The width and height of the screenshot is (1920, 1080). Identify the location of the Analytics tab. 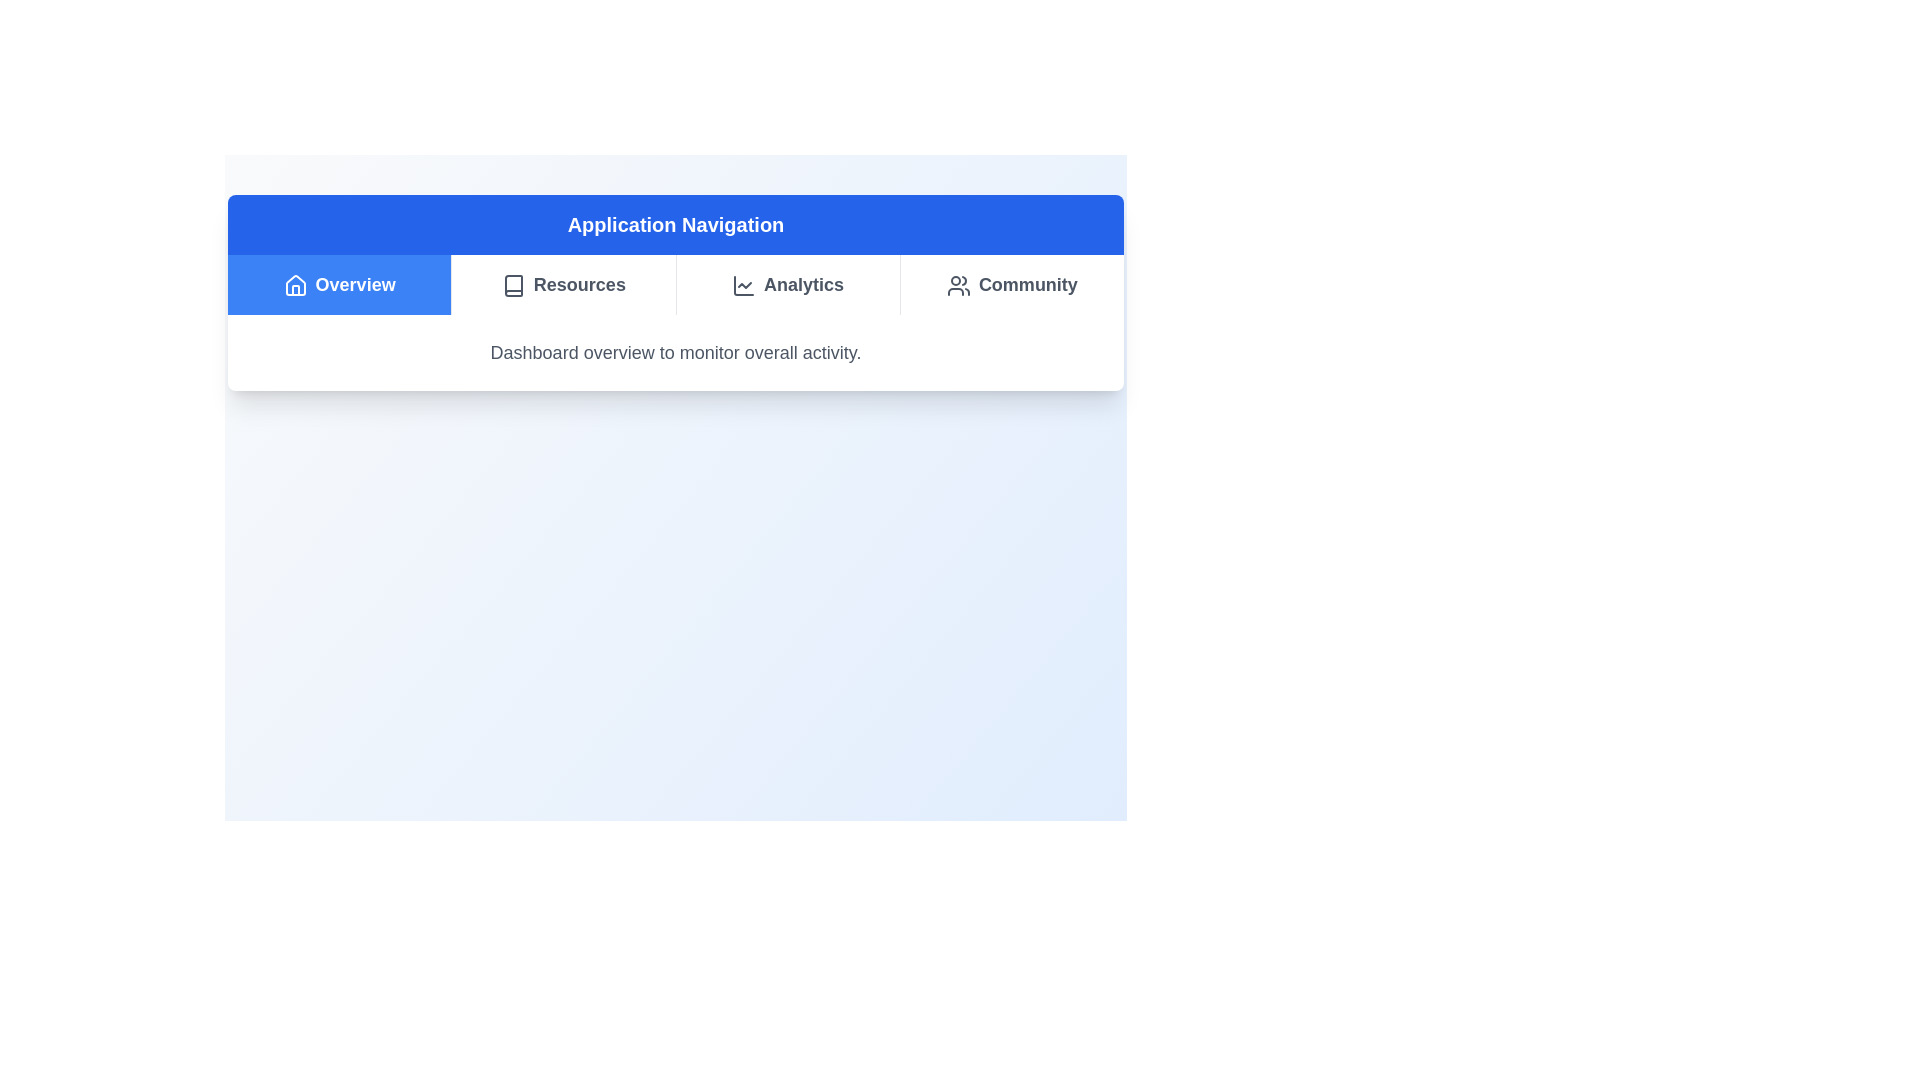
(786, 285).